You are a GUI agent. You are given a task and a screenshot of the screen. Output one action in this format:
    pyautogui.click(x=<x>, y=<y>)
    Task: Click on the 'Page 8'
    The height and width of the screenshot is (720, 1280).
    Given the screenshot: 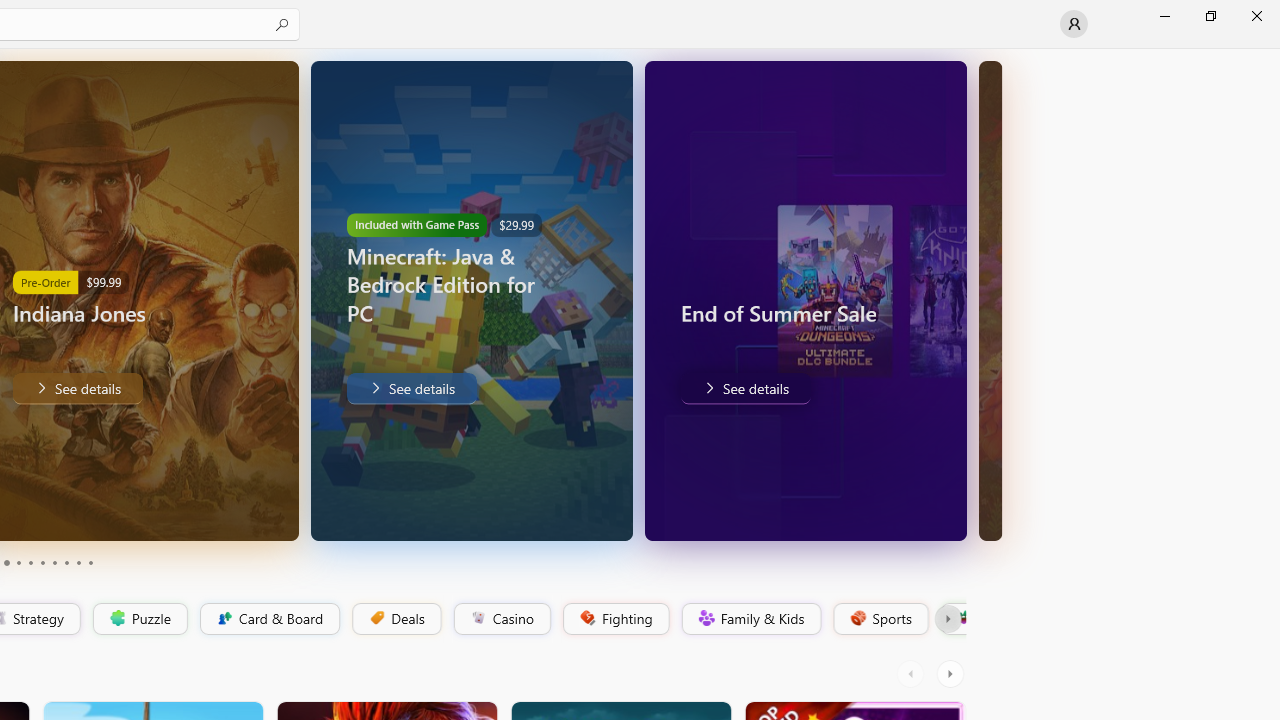 What is the action you would take?
    pyautogui.click(x=65, y=563)
    